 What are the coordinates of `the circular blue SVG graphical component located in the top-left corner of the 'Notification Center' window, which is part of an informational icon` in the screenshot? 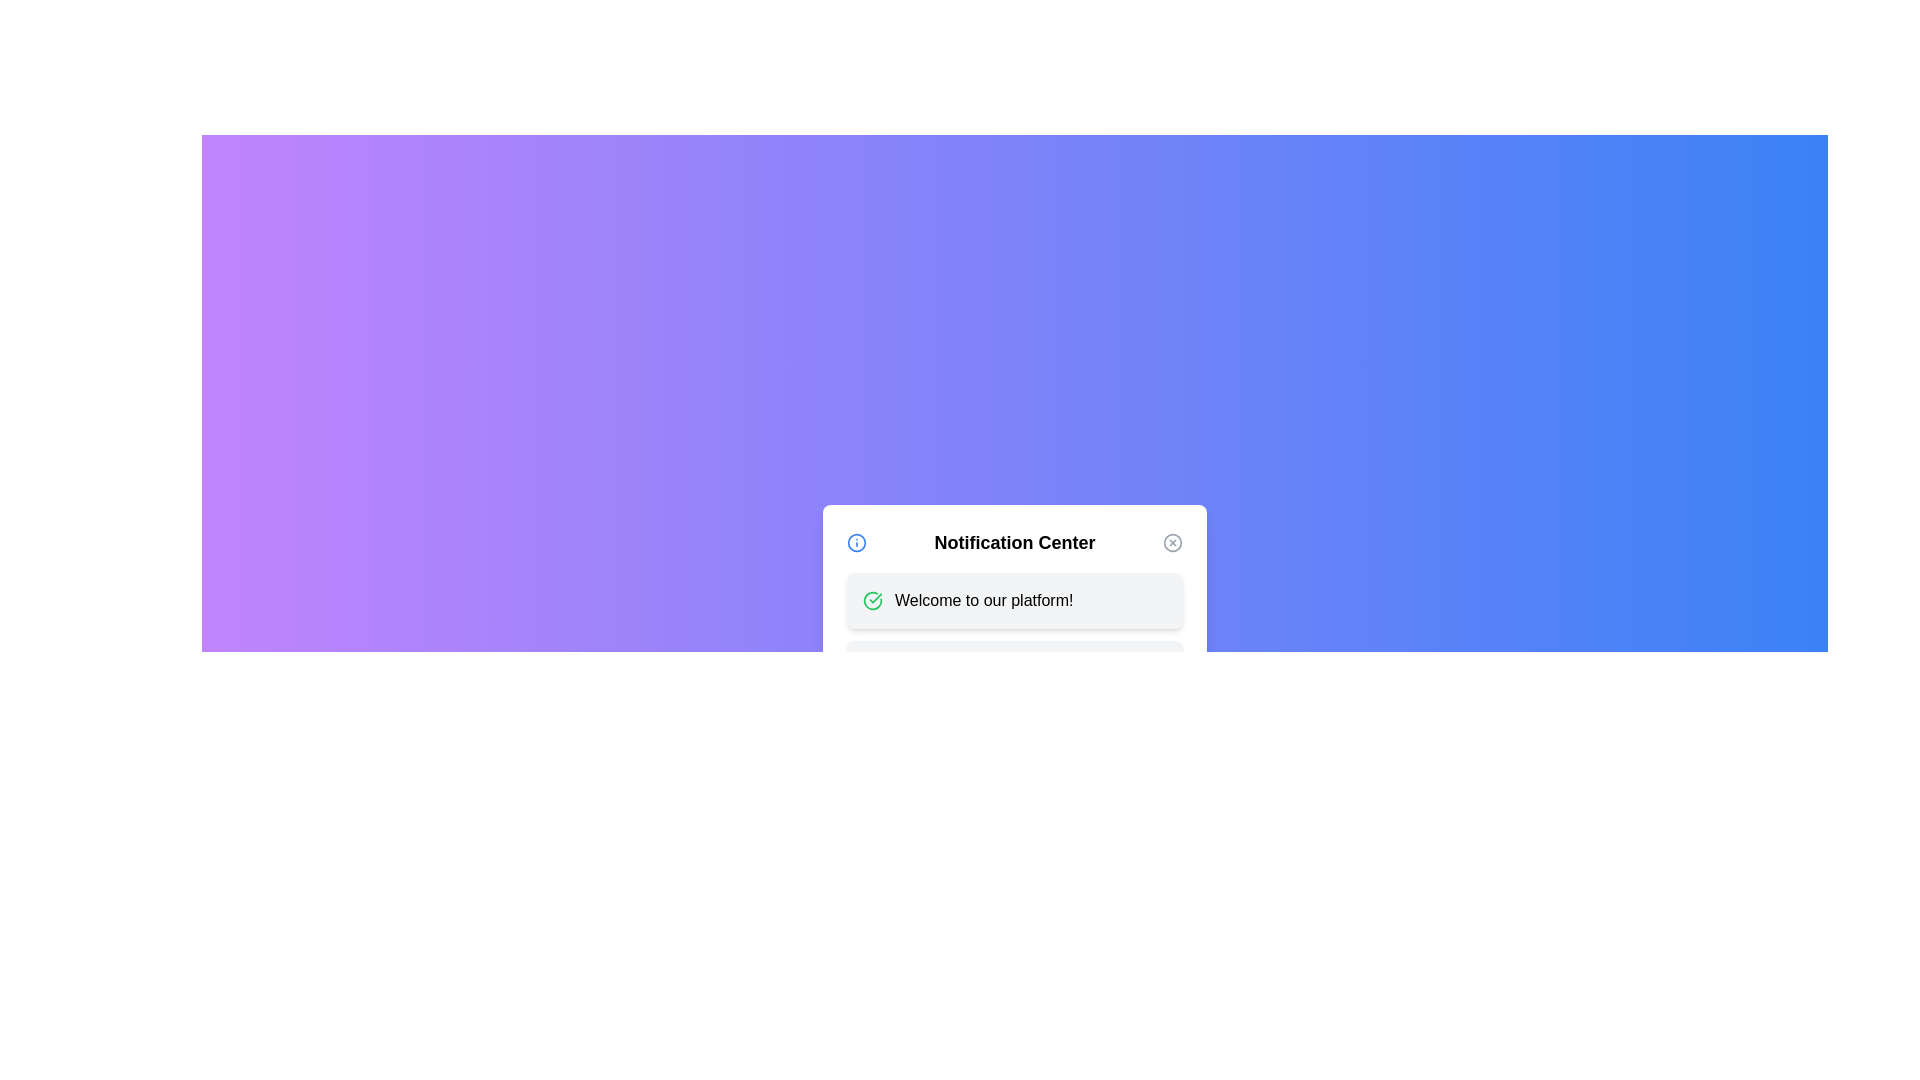 It's located at (857, 543).